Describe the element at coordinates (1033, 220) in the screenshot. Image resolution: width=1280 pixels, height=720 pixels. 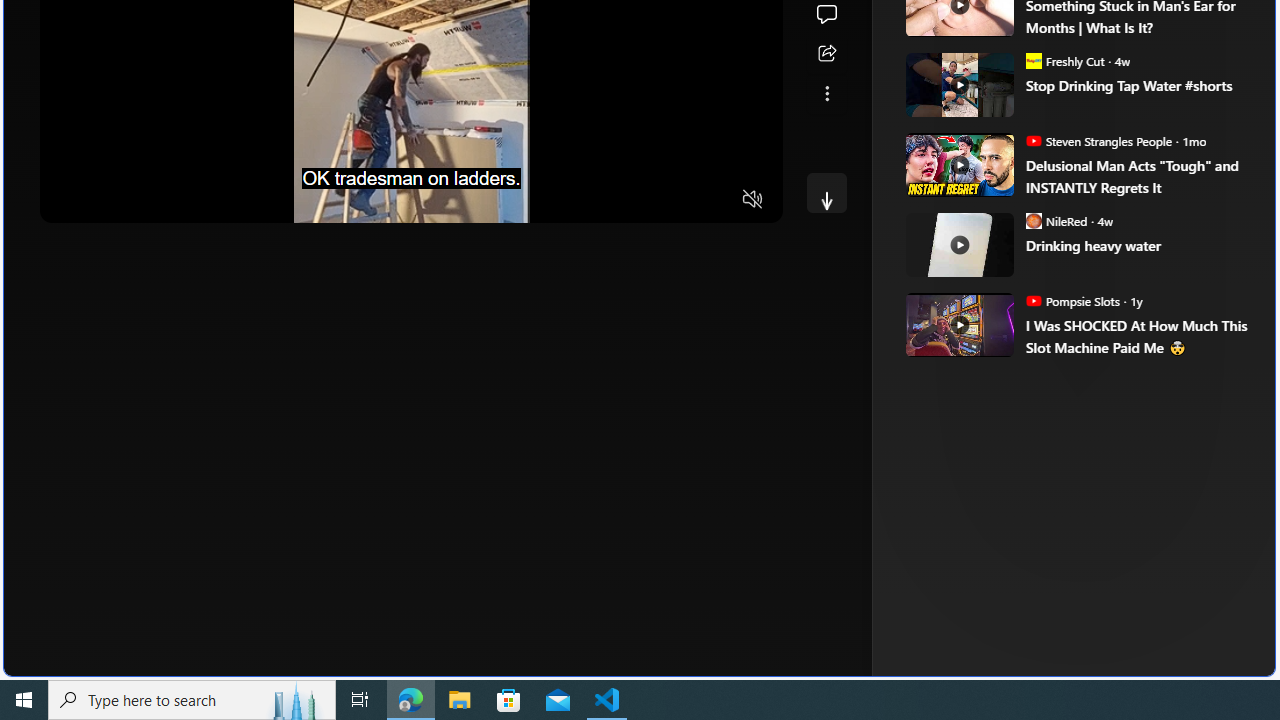
I see `'NileRed'` at that location.